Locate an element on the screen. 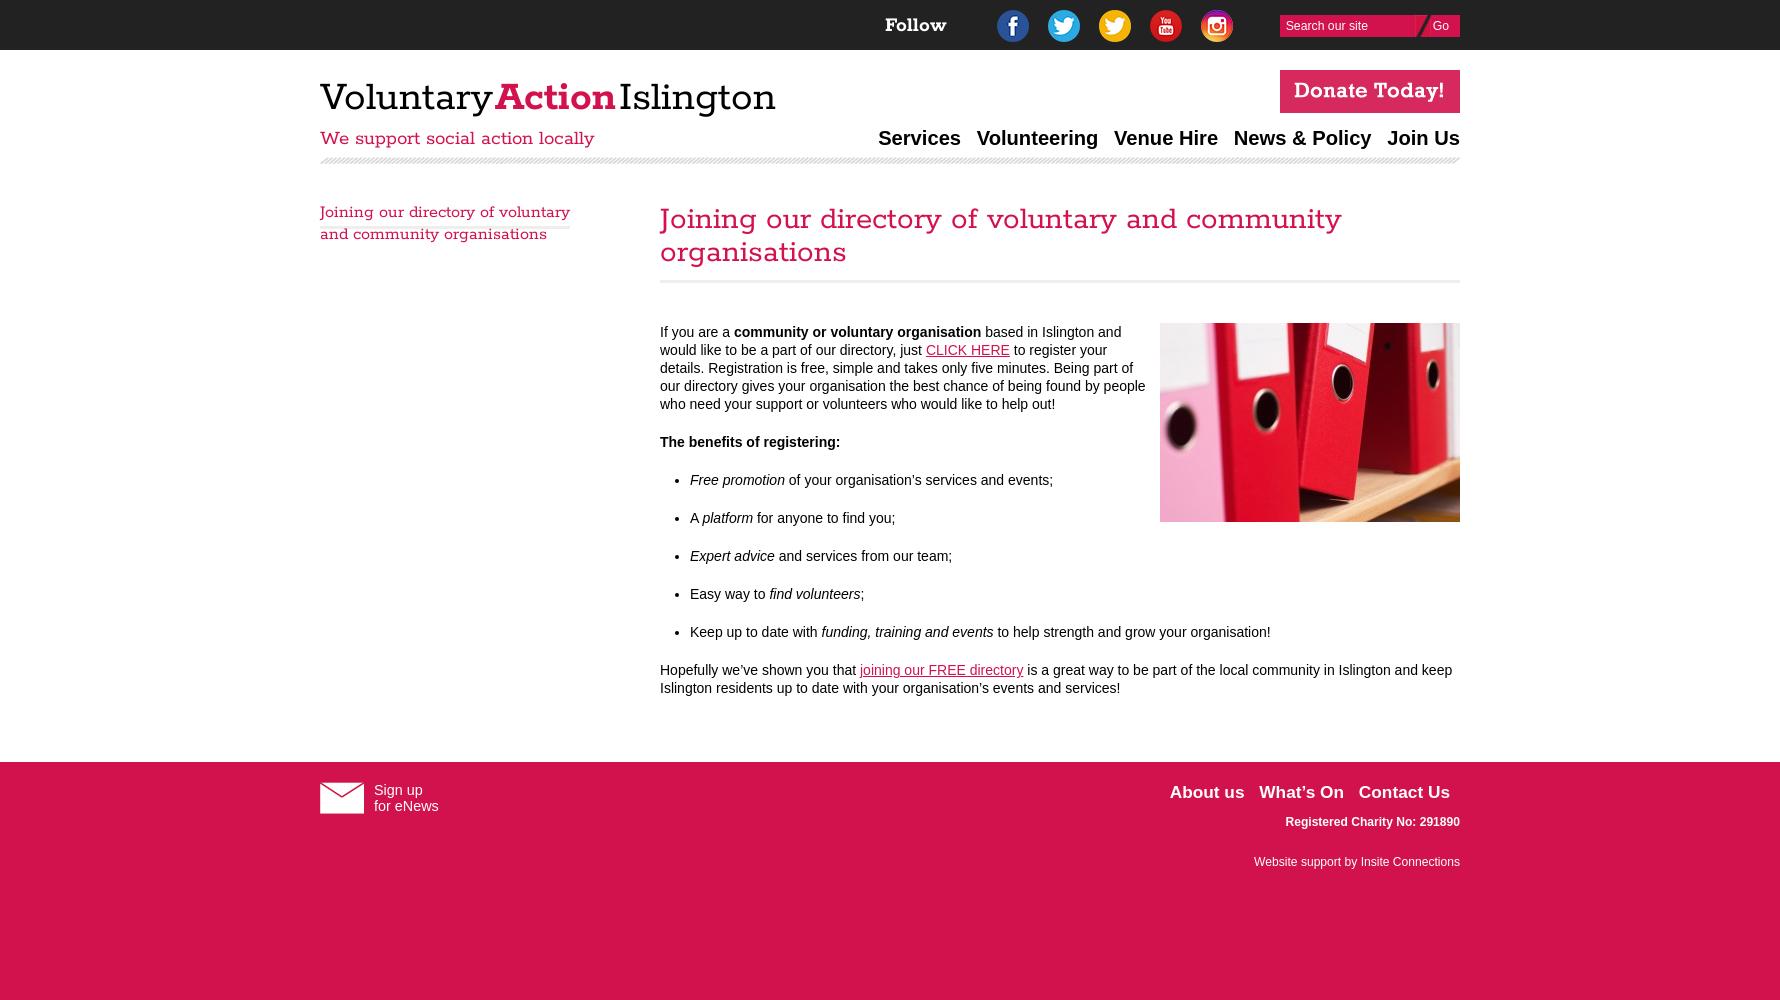 The width and height of the screenshot is (1780, 1000). 'of your organisation’s services and events;' is located at coordinates (918, 479).